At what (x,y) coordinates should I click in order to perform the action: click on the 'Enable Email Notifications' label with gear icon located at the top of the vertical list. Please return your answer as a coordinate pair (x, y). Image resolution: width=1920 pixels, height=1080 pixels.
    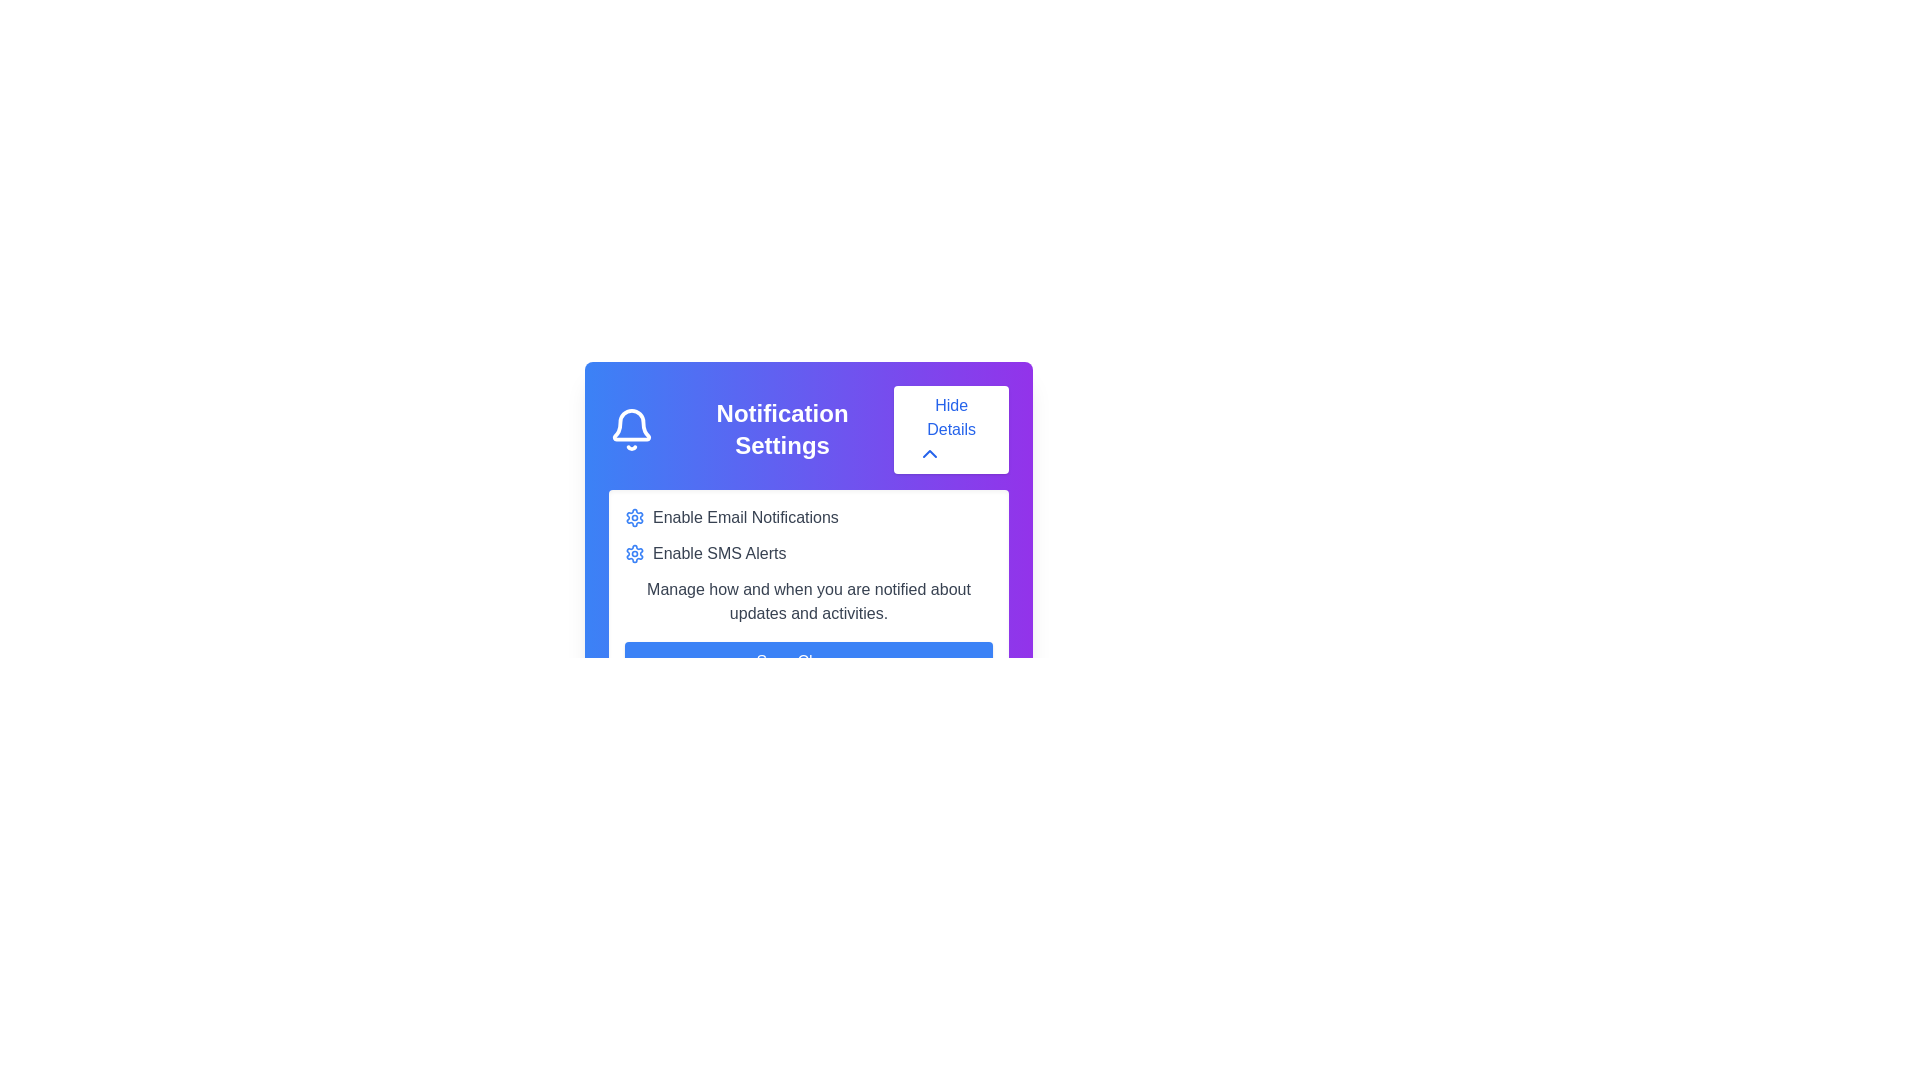
    Looking at the image, I should click on (809, 516).